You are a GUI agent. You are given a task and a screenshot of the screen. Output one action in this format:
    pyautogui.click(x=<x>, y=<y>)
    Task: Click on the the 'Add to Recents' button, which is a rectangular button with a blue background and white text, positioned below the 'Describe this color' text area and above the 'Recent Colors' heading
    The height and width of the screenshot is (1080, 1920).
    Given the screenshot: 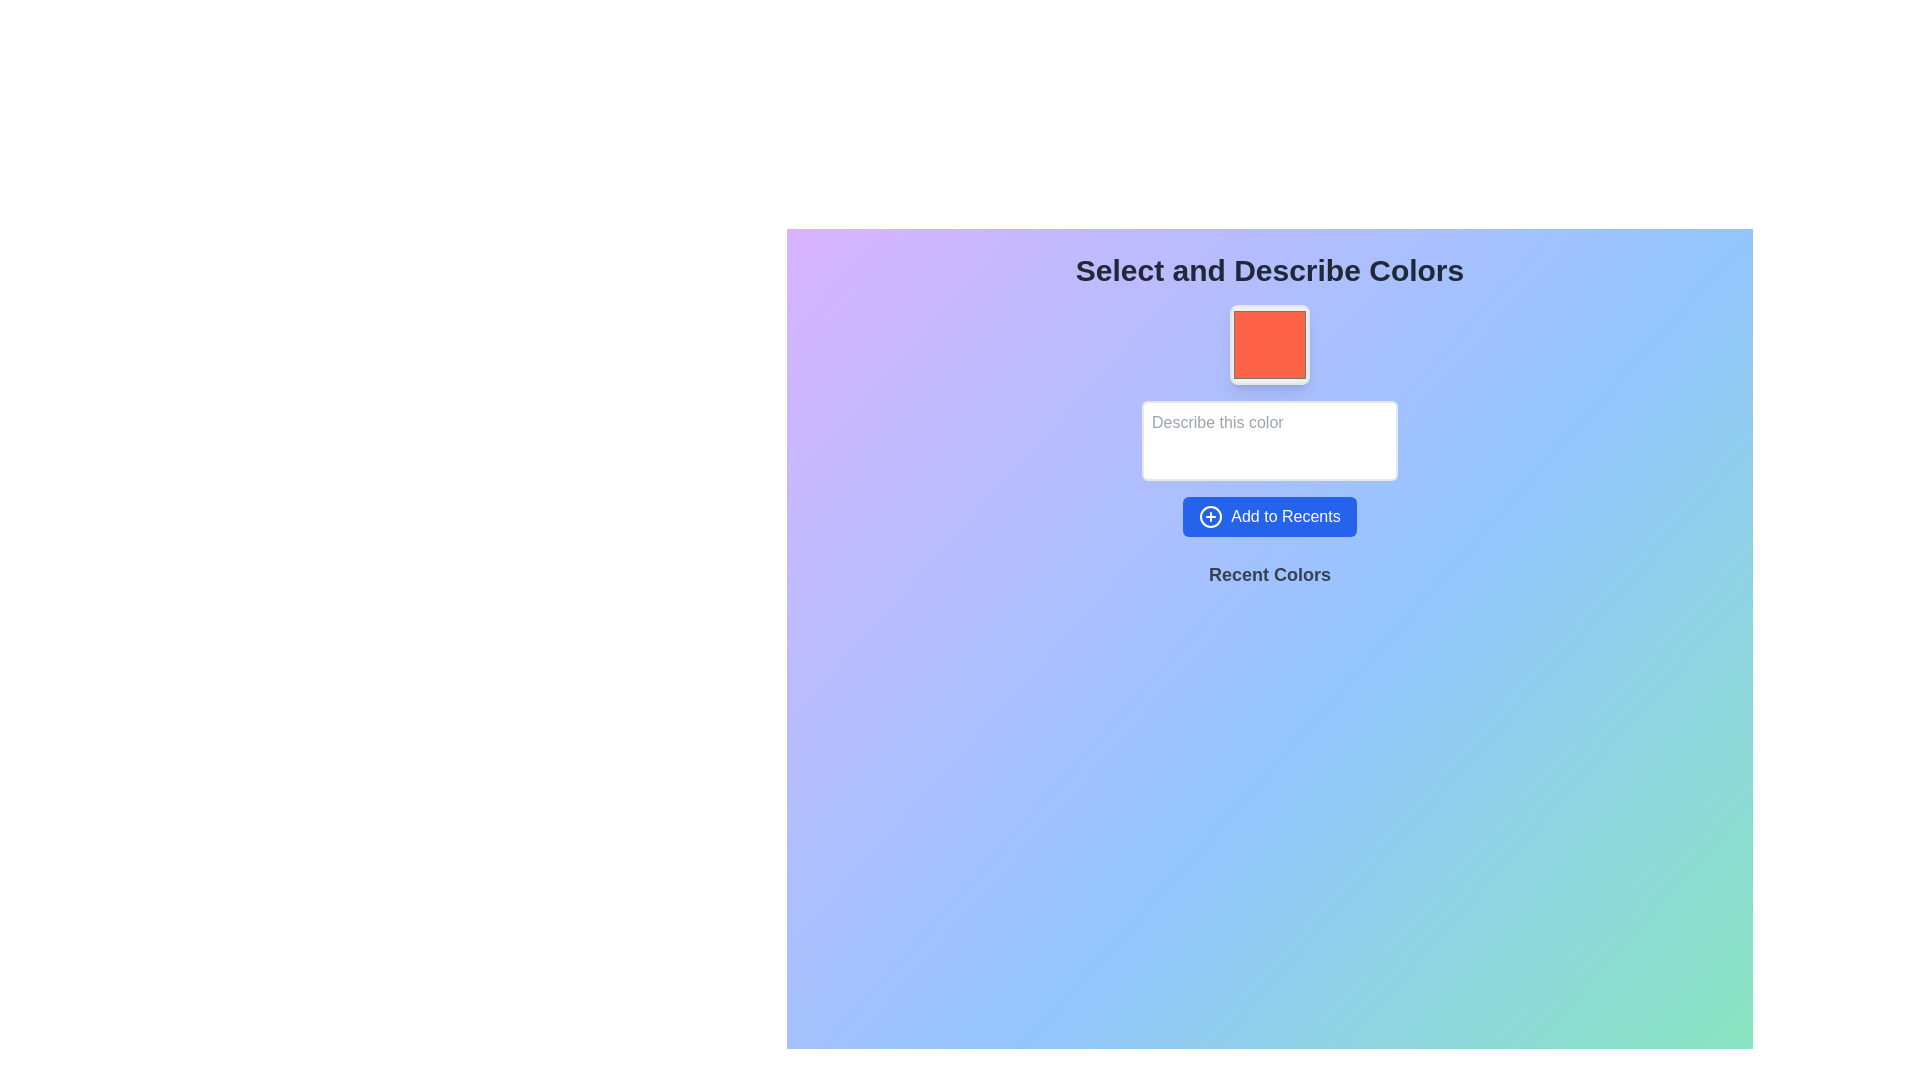 What is the action you would take?
    pyautogui.click(x=1269, y=515)
    